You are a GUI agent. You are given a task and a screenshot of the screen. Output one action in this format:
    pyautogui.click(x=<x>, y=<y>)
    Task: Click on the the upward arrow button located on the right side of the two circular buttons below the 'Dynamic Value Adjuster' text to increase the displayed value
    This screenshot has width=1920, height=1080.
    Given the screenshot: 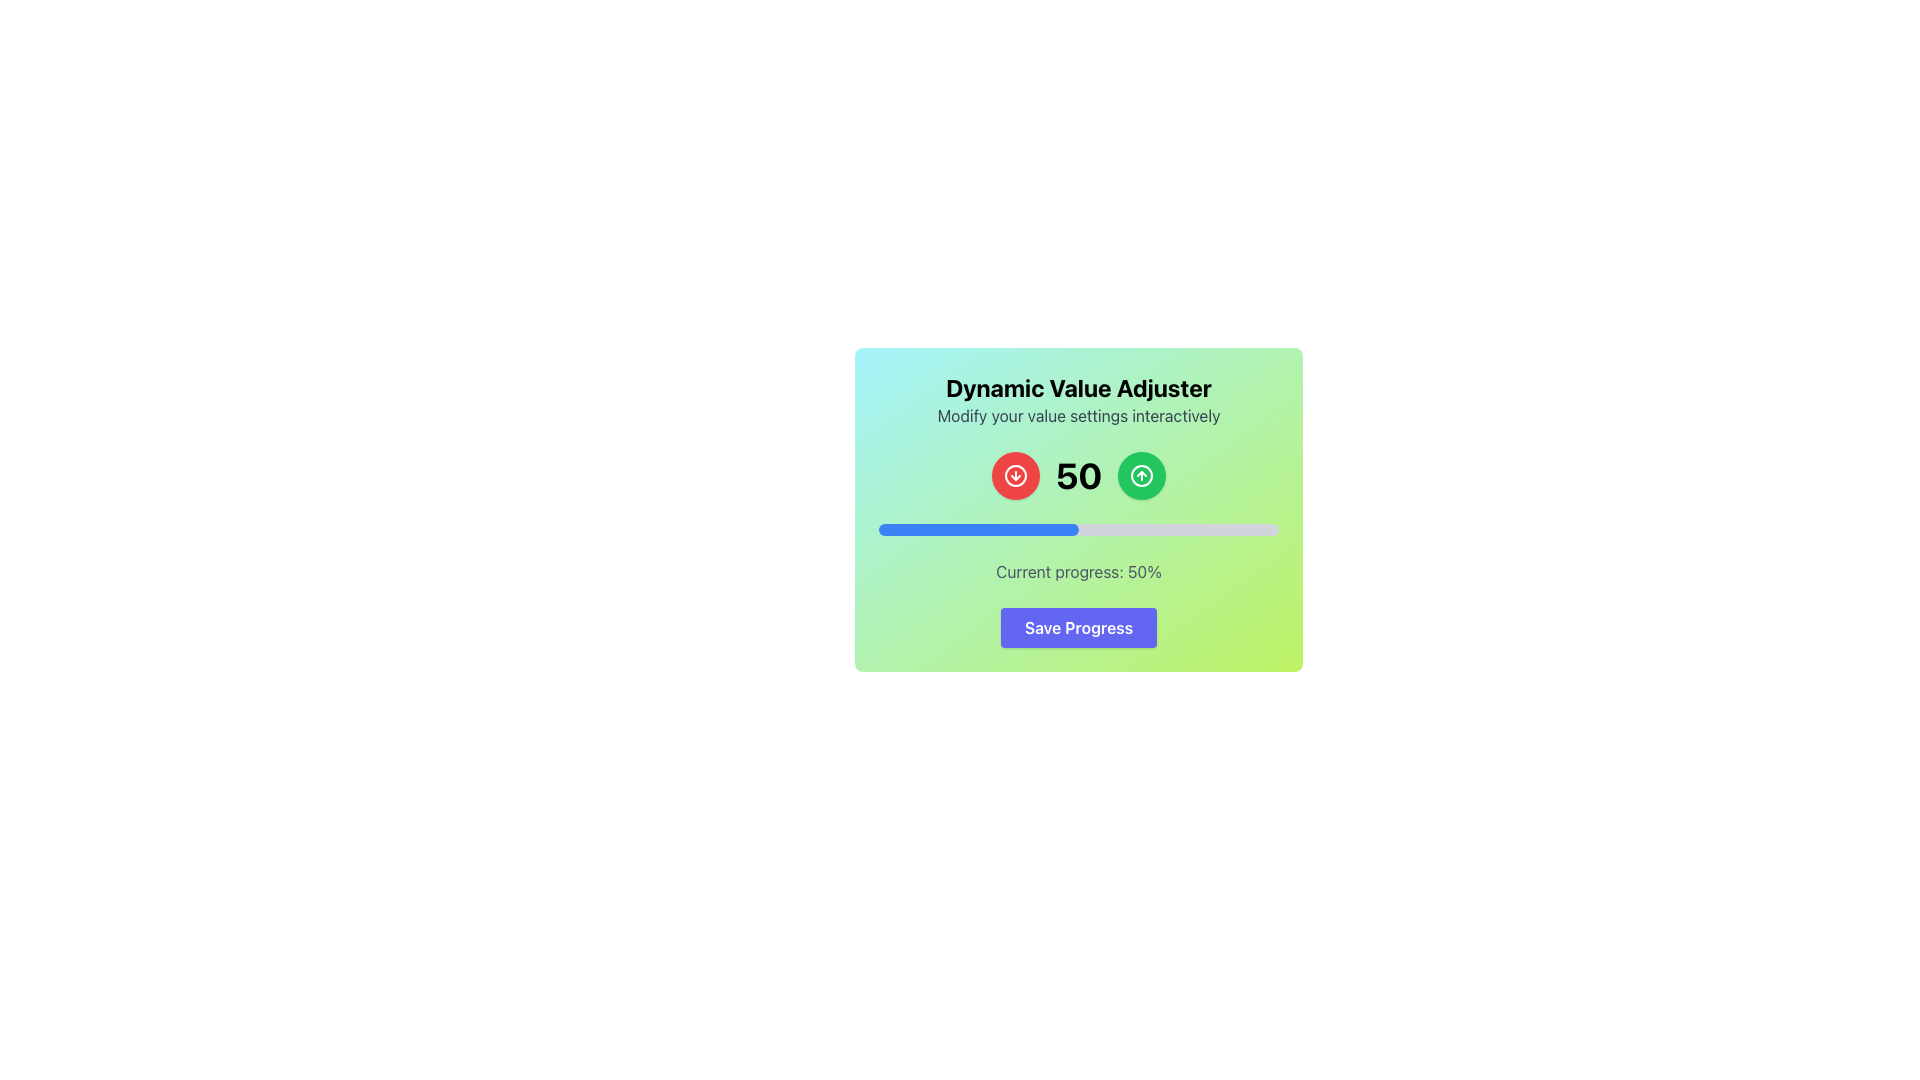 What is the action you would take?
    pyautogui.click(x=1142, y=475)
    